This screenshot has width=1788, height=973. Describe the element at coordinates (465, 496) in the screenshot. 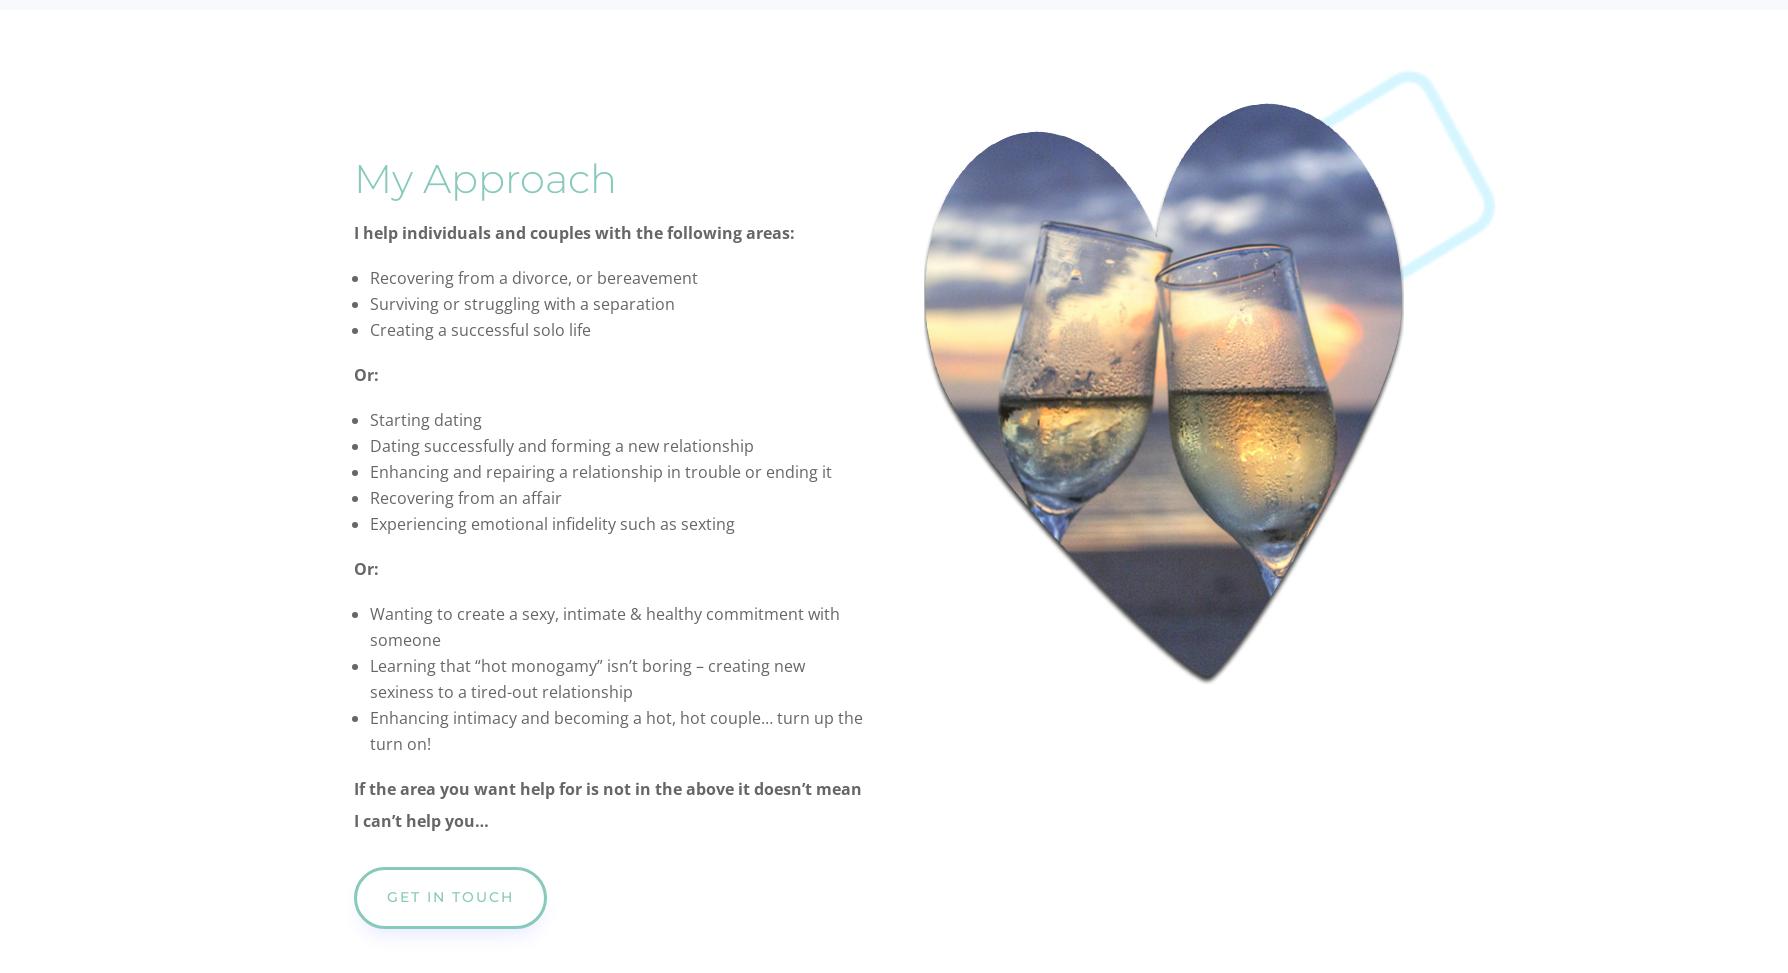

I see `'Recovering from an affair'` at that location.